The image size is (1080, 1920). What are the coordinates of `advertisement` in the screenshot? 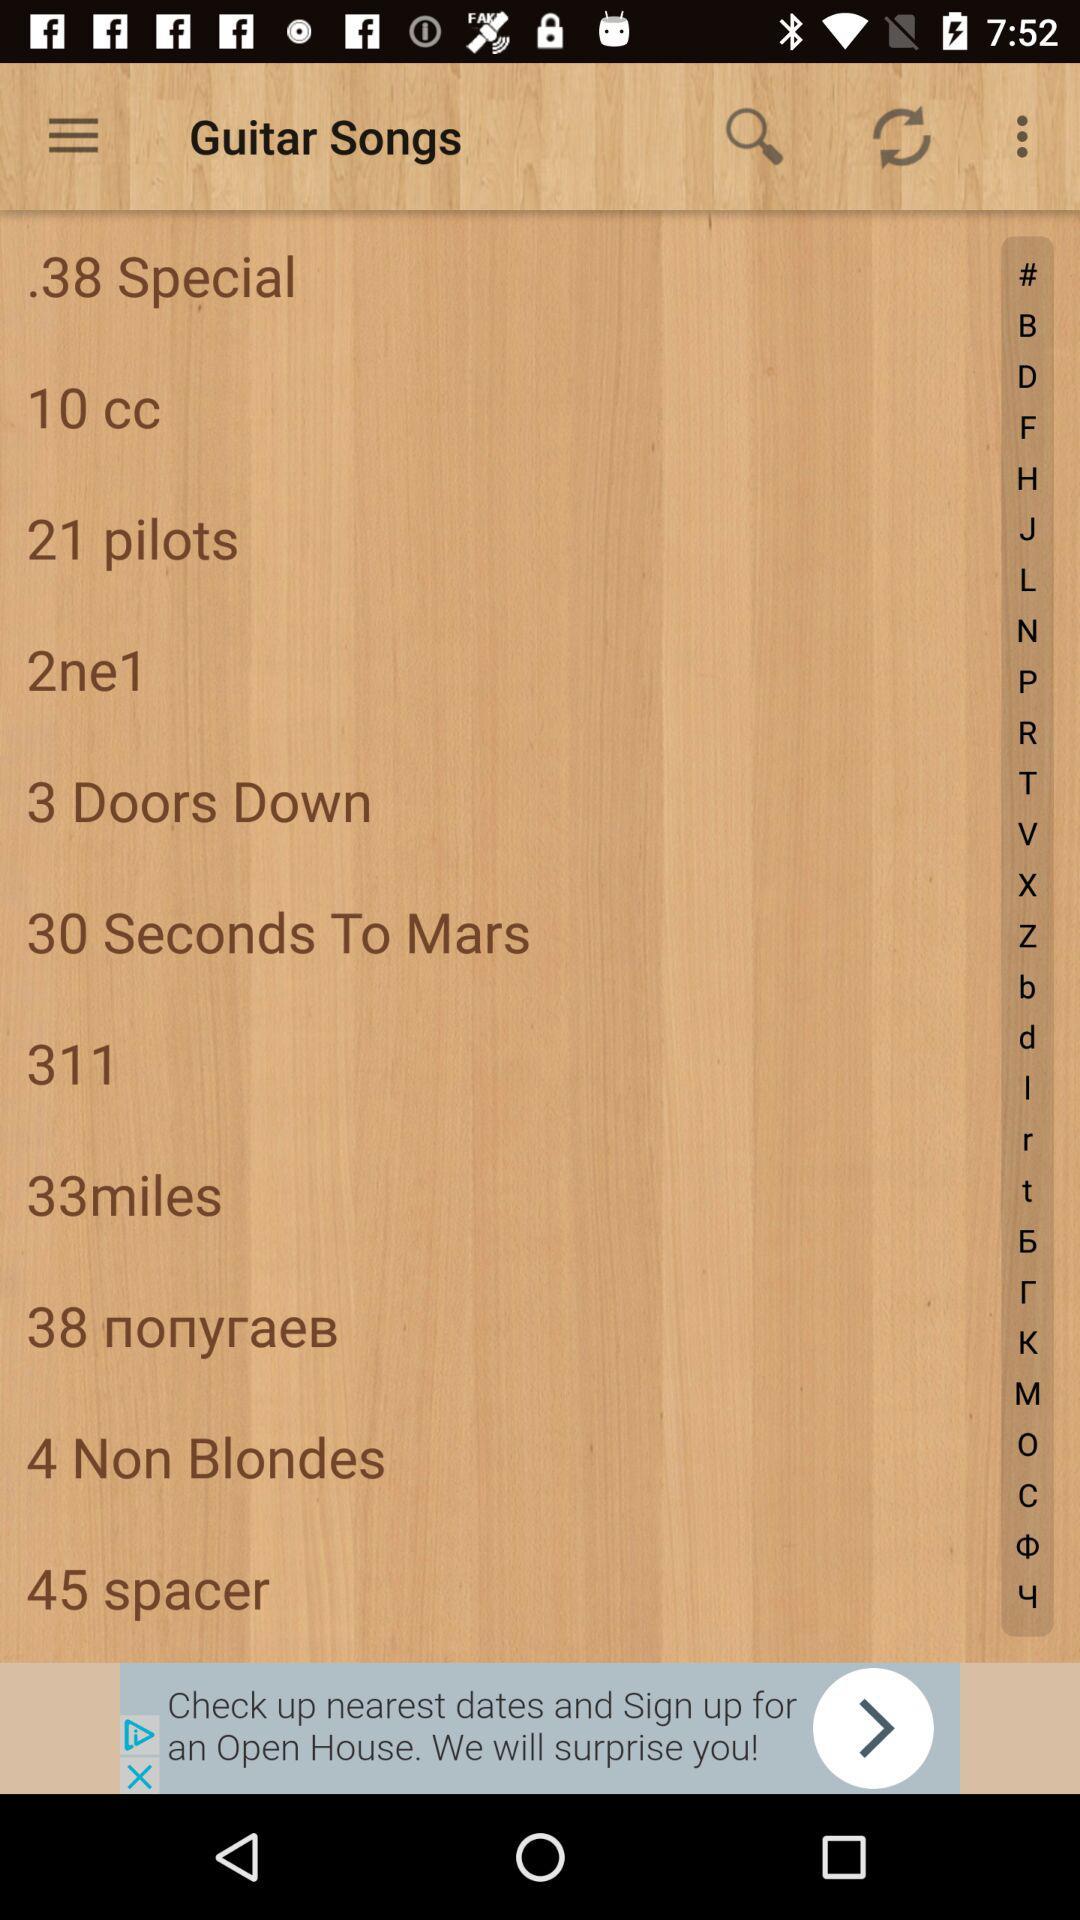 It's located at (540, 1727).